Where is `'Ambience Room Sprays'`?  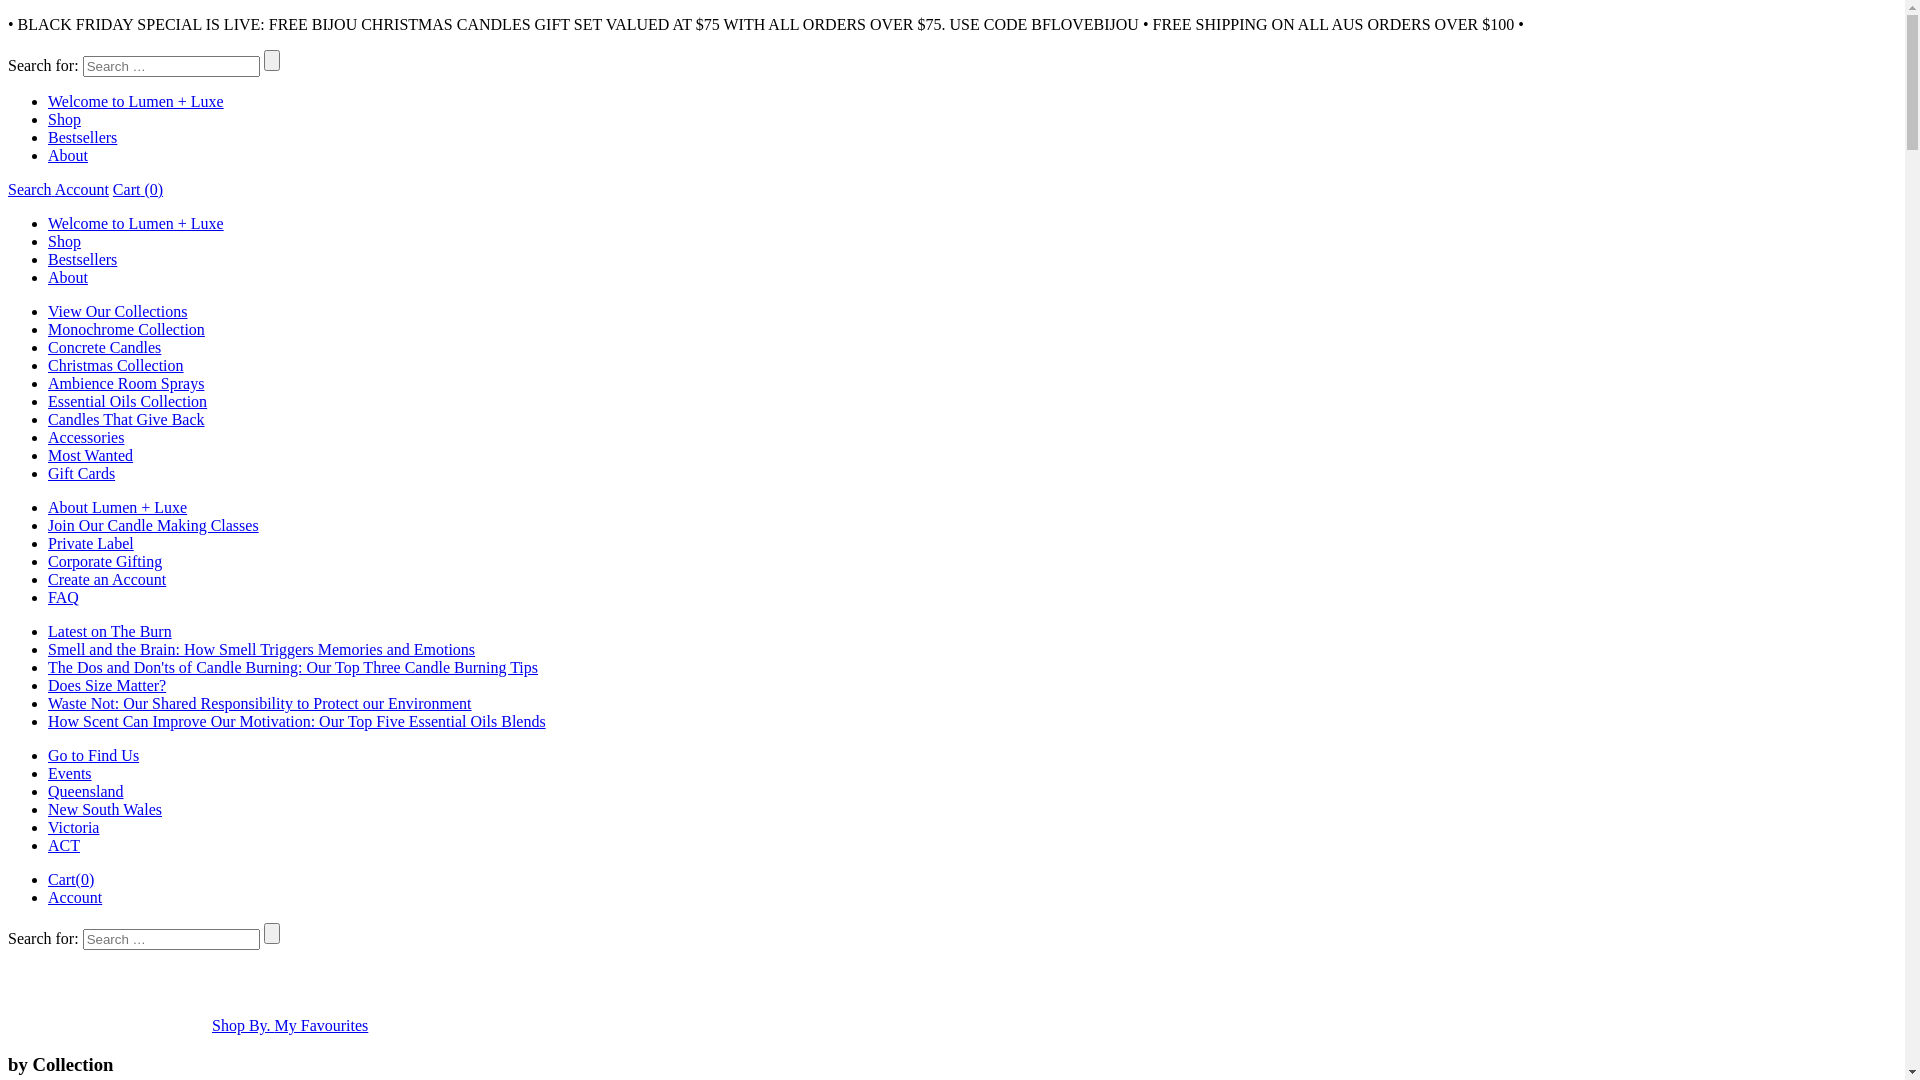
'Ambience Room Sprays' is located at coordinates (48, 383).